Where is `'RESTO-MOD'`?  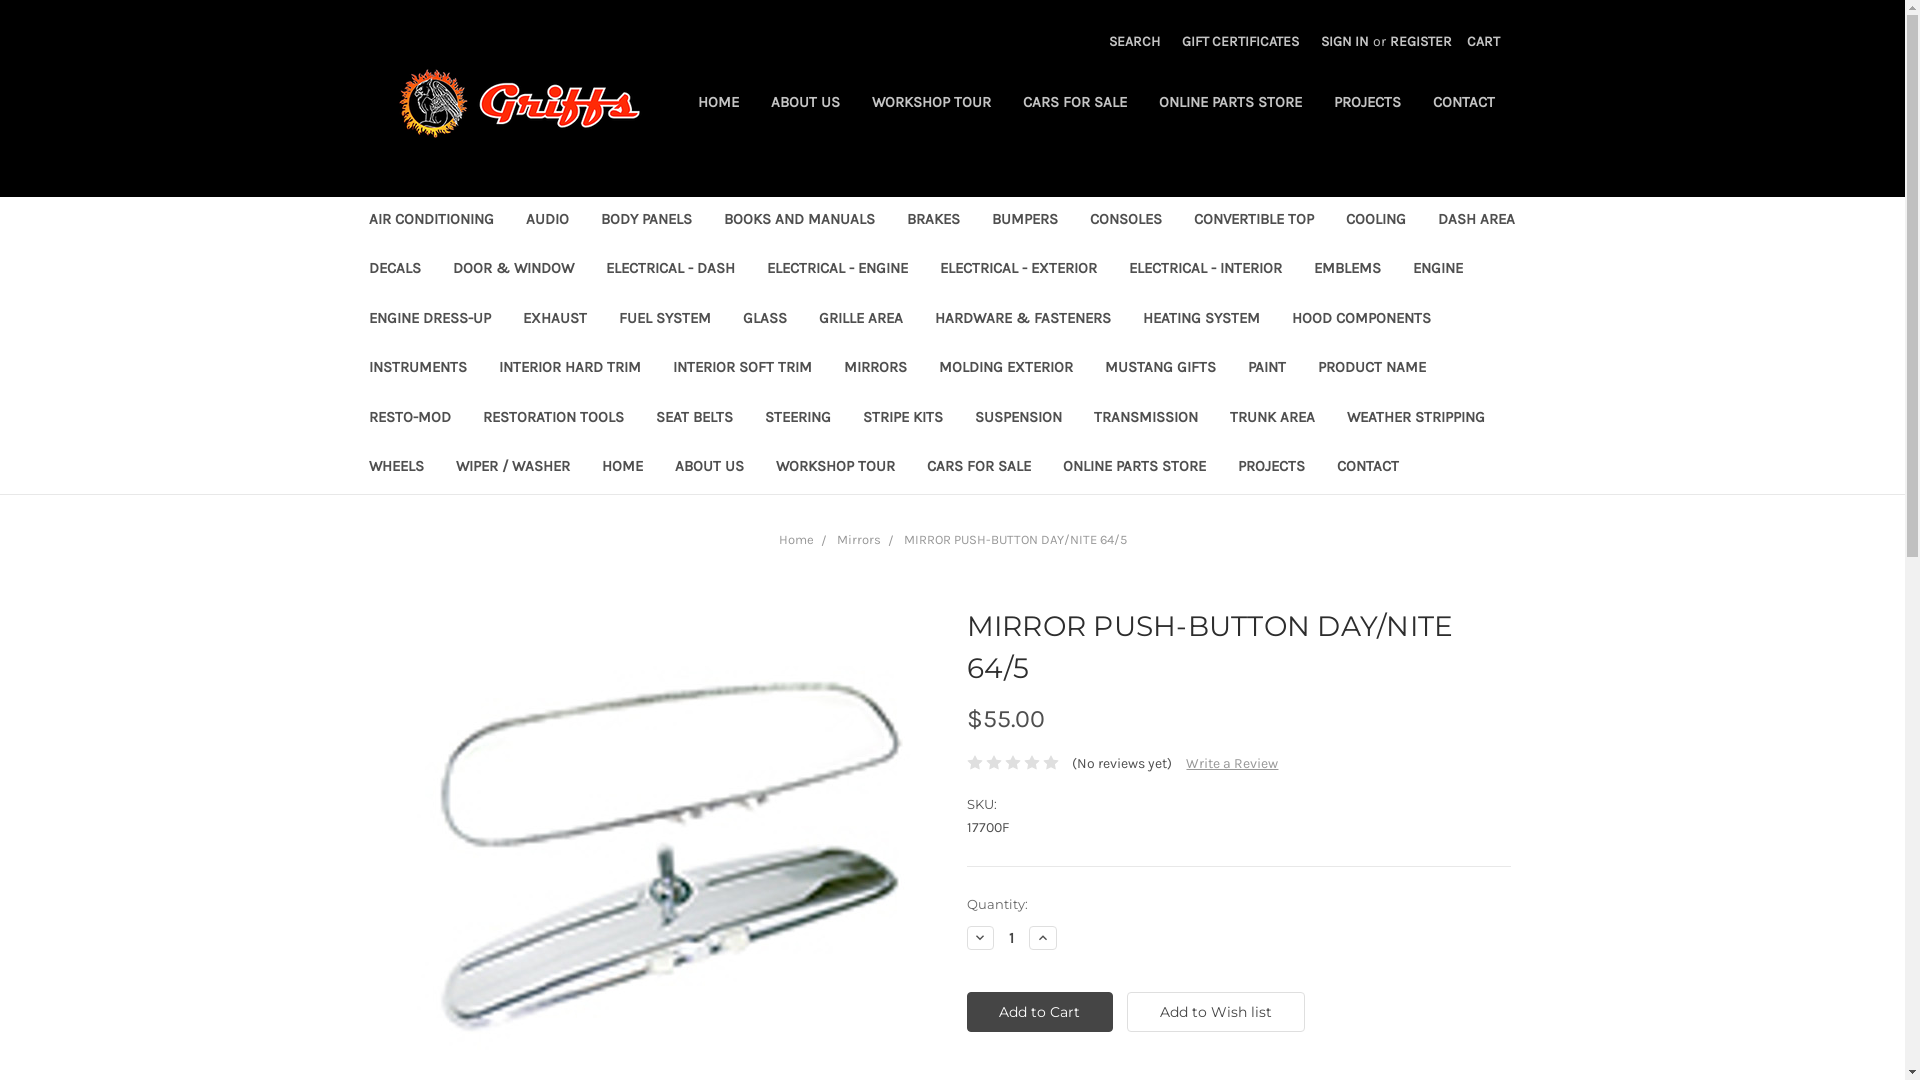 'RESTO-MOD' is located at coordinates (351, 418).